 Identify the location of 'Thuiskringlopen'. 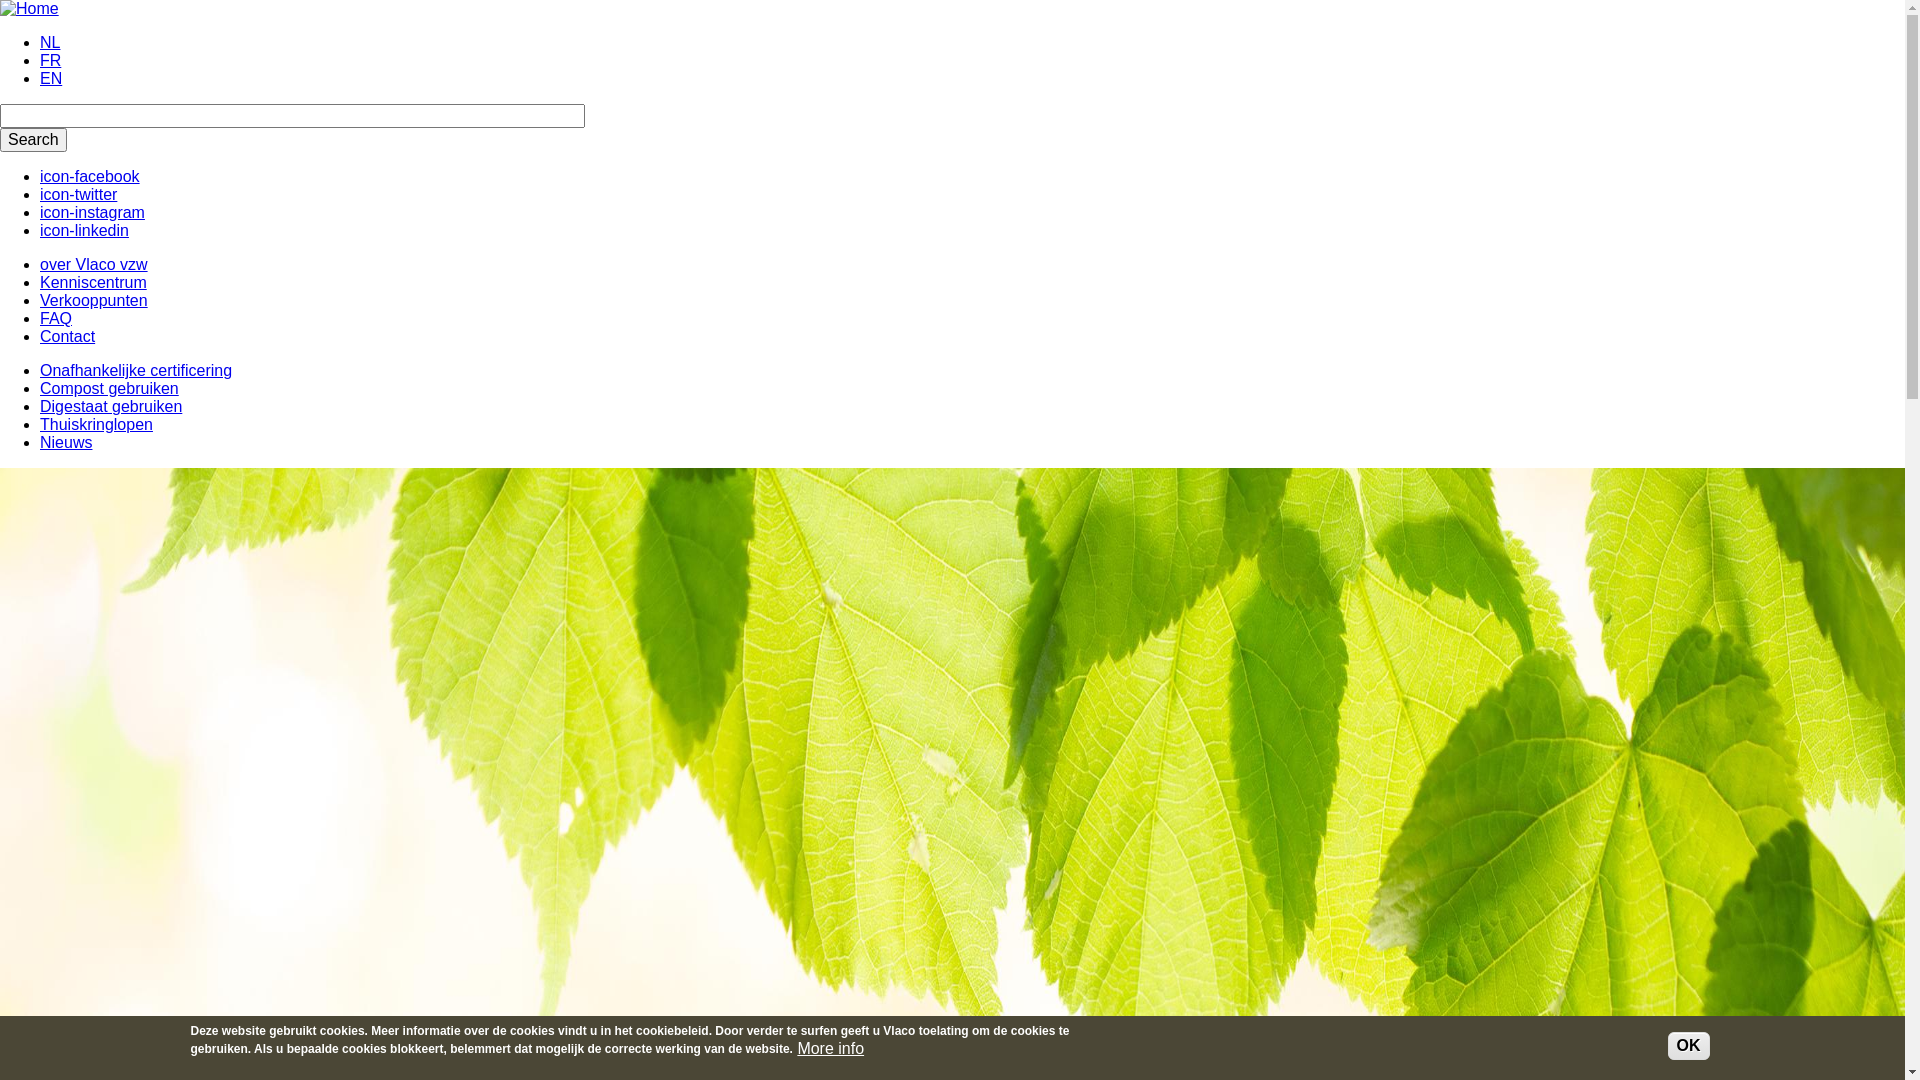
(39, 423).